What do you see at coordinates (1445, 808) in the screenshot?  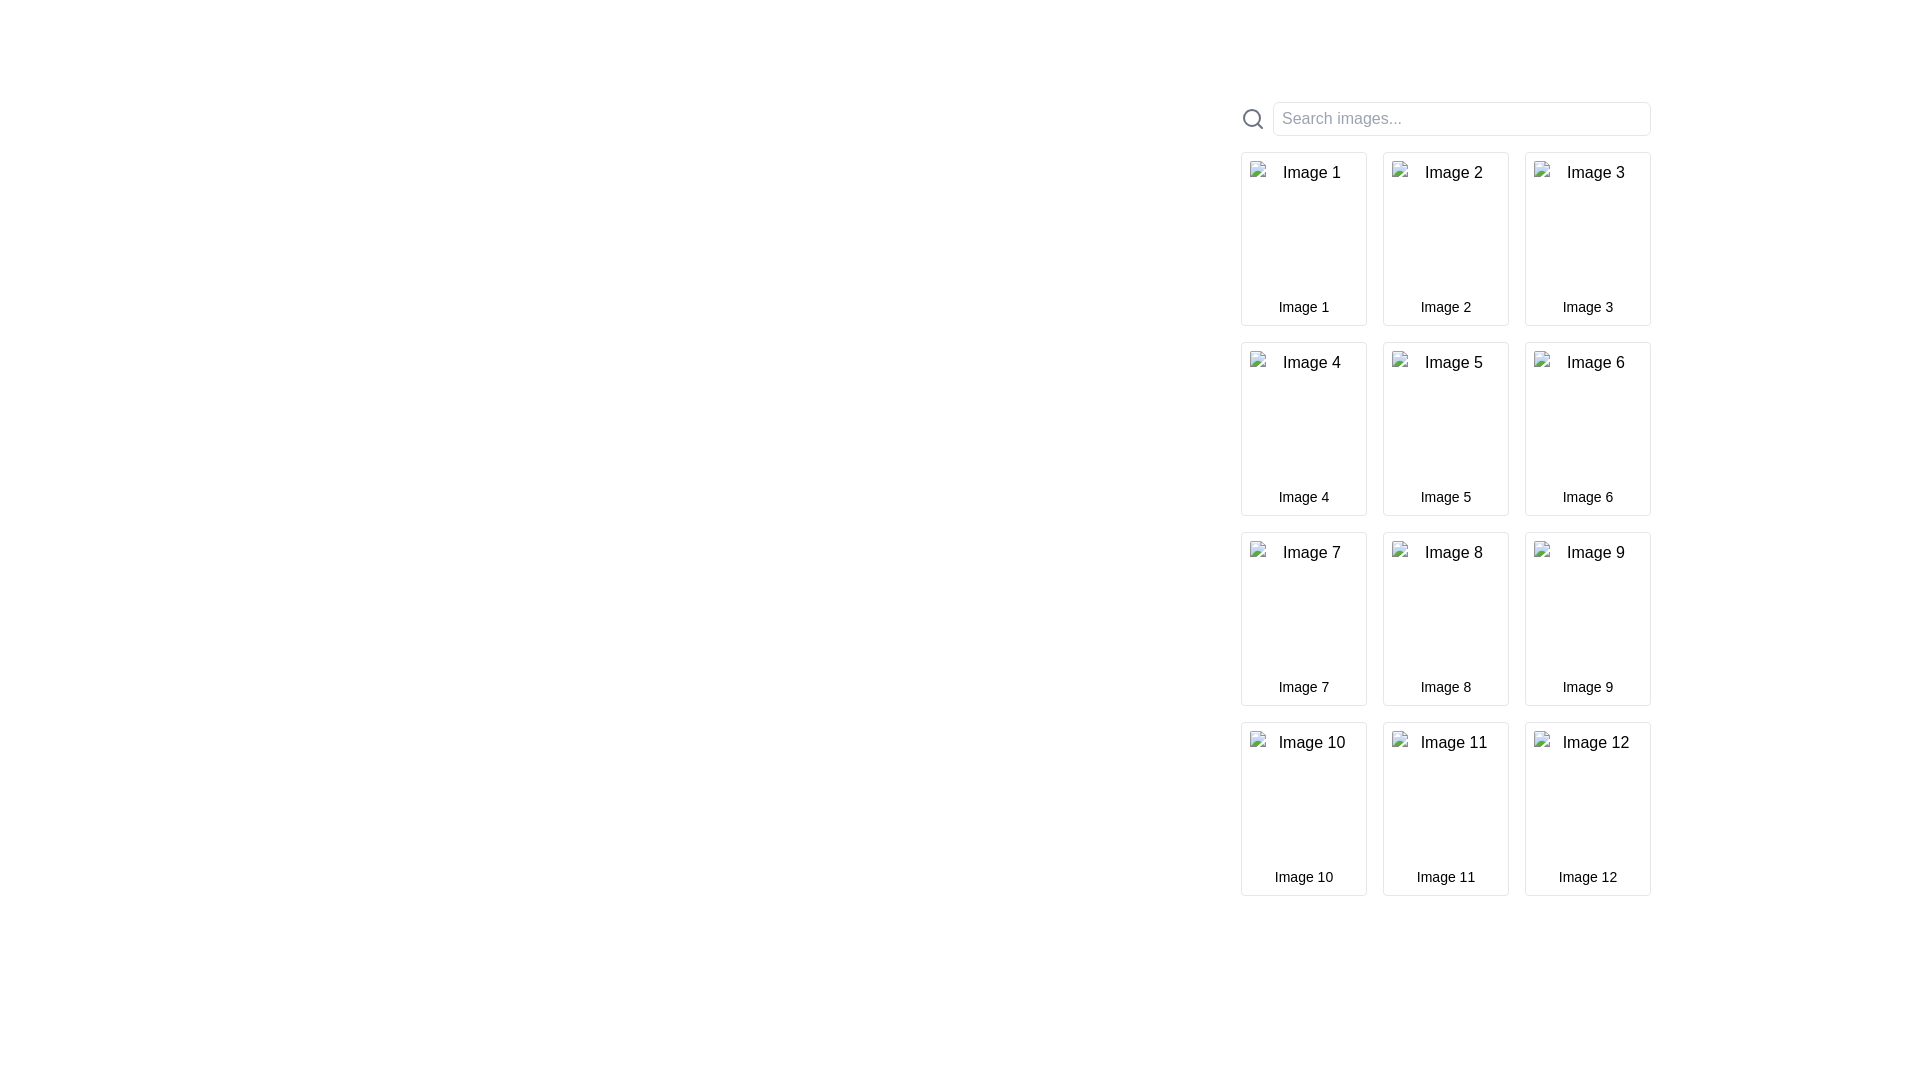 I see `the card displaying 'Image 11' located in the bottom row, second column of the grid layout for additional options or visual effects` at bounding box center [1445, 808].